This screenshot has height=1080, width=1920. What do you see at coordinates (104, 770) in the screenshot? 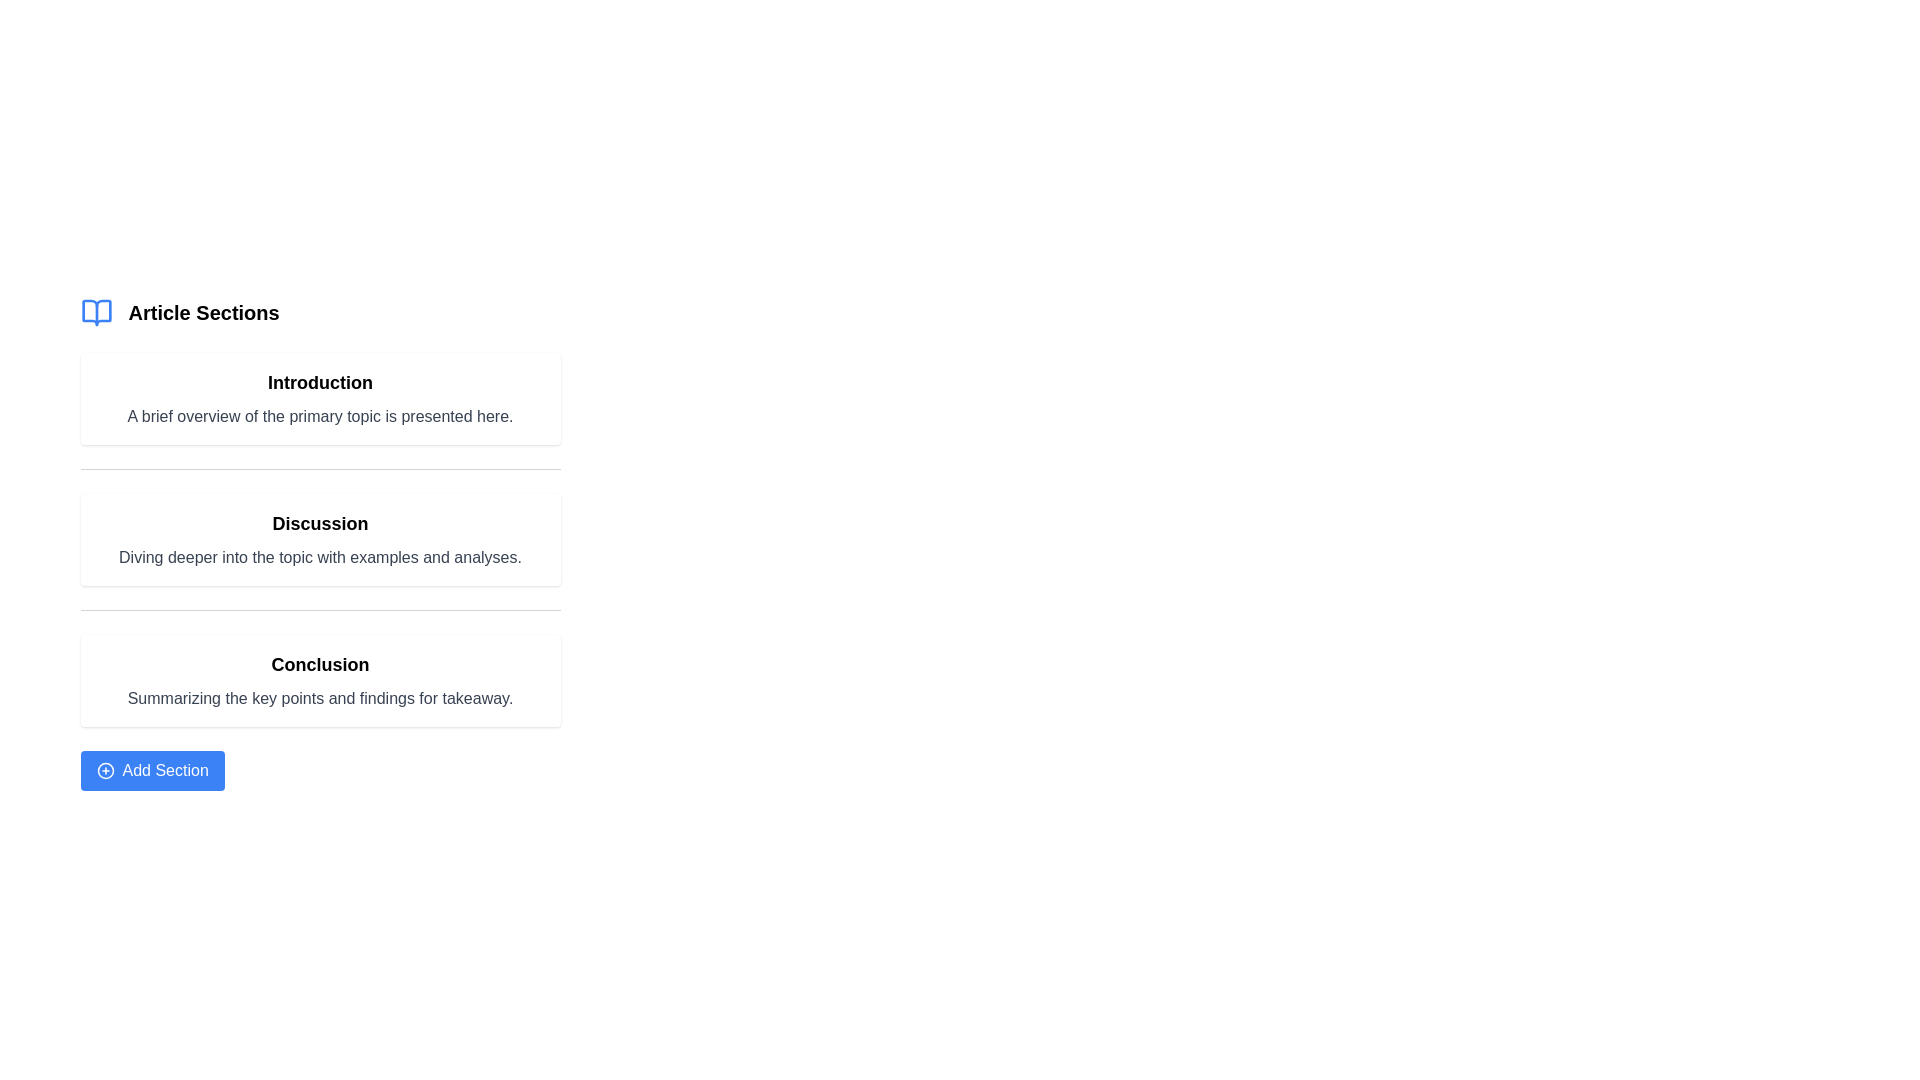
I see `circular shape within the 'circle-plus' SVG icon located towards the bottom left of the interface, adjacent to the 'Add Section' button for debugging purposes` at bounding box center [104, 770].